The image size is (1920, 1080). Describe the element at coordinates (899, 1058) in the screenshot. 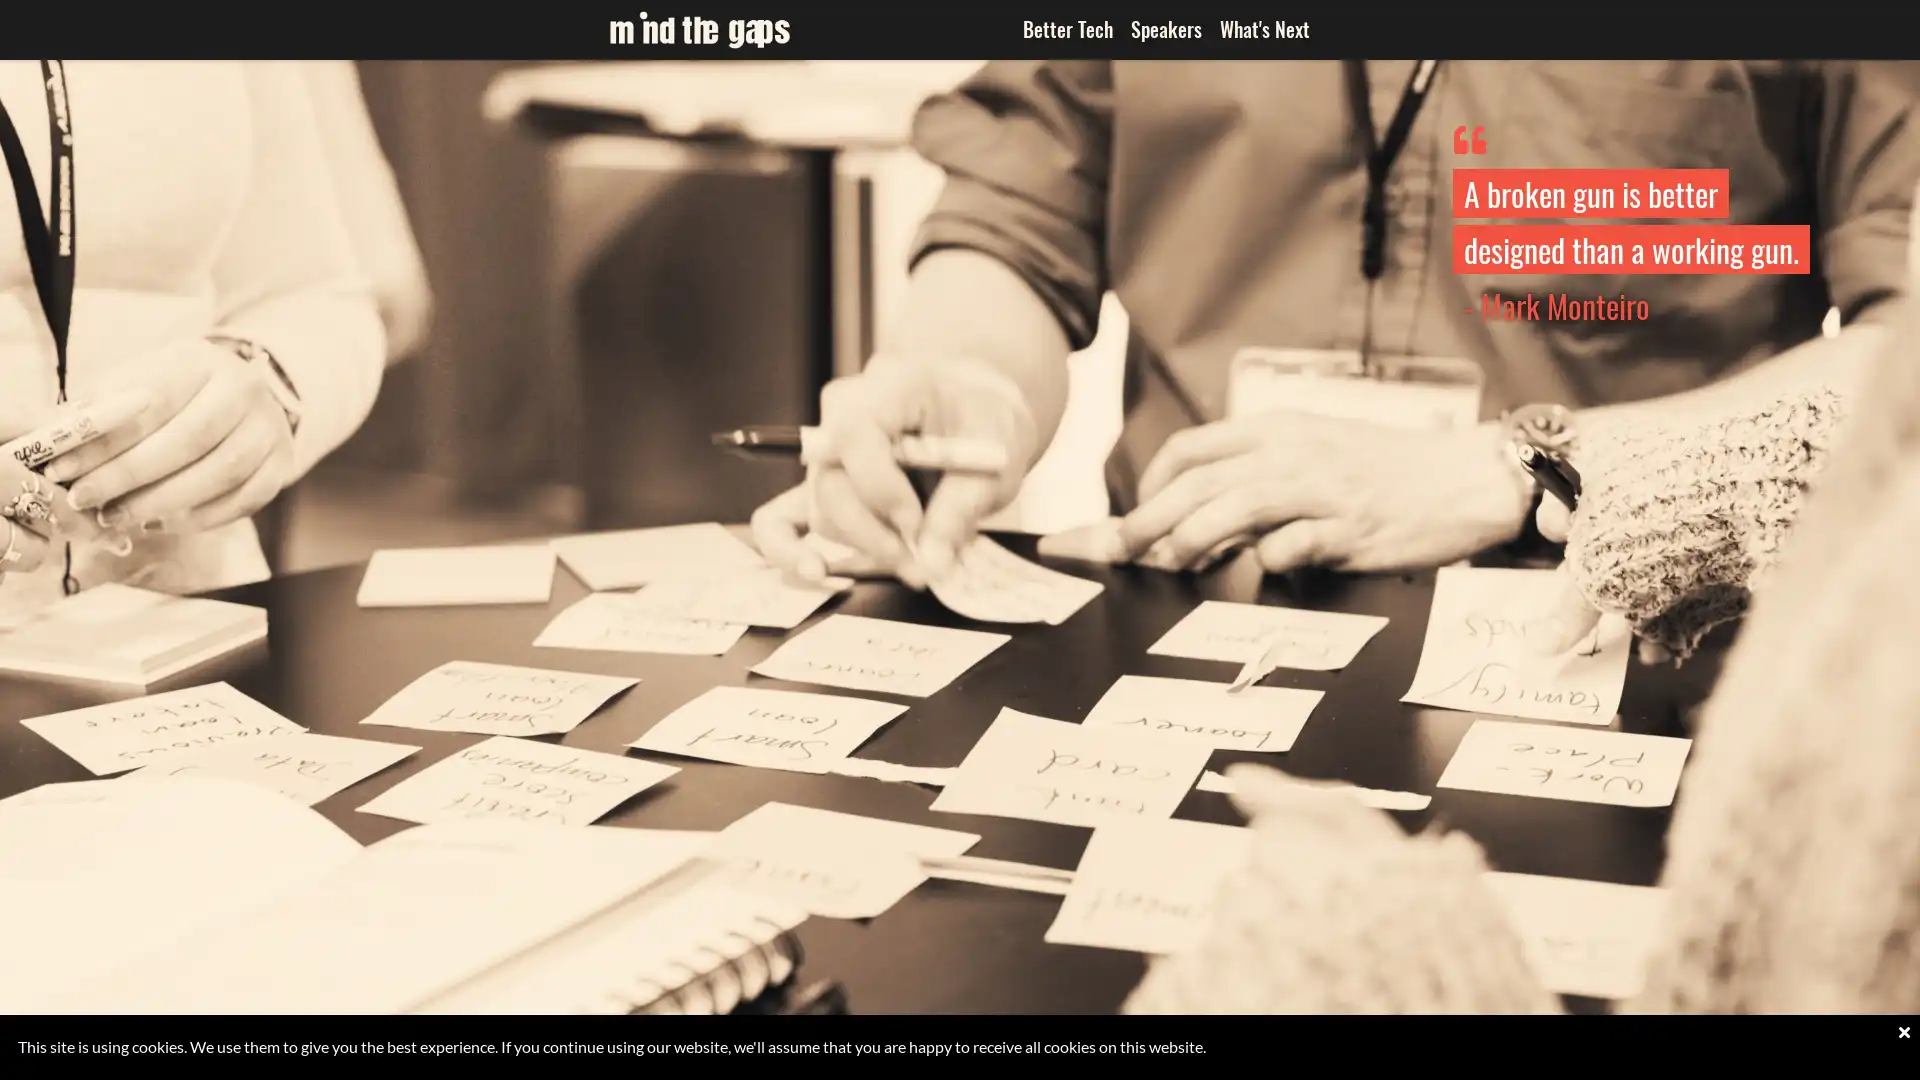

I see `1` at that location.